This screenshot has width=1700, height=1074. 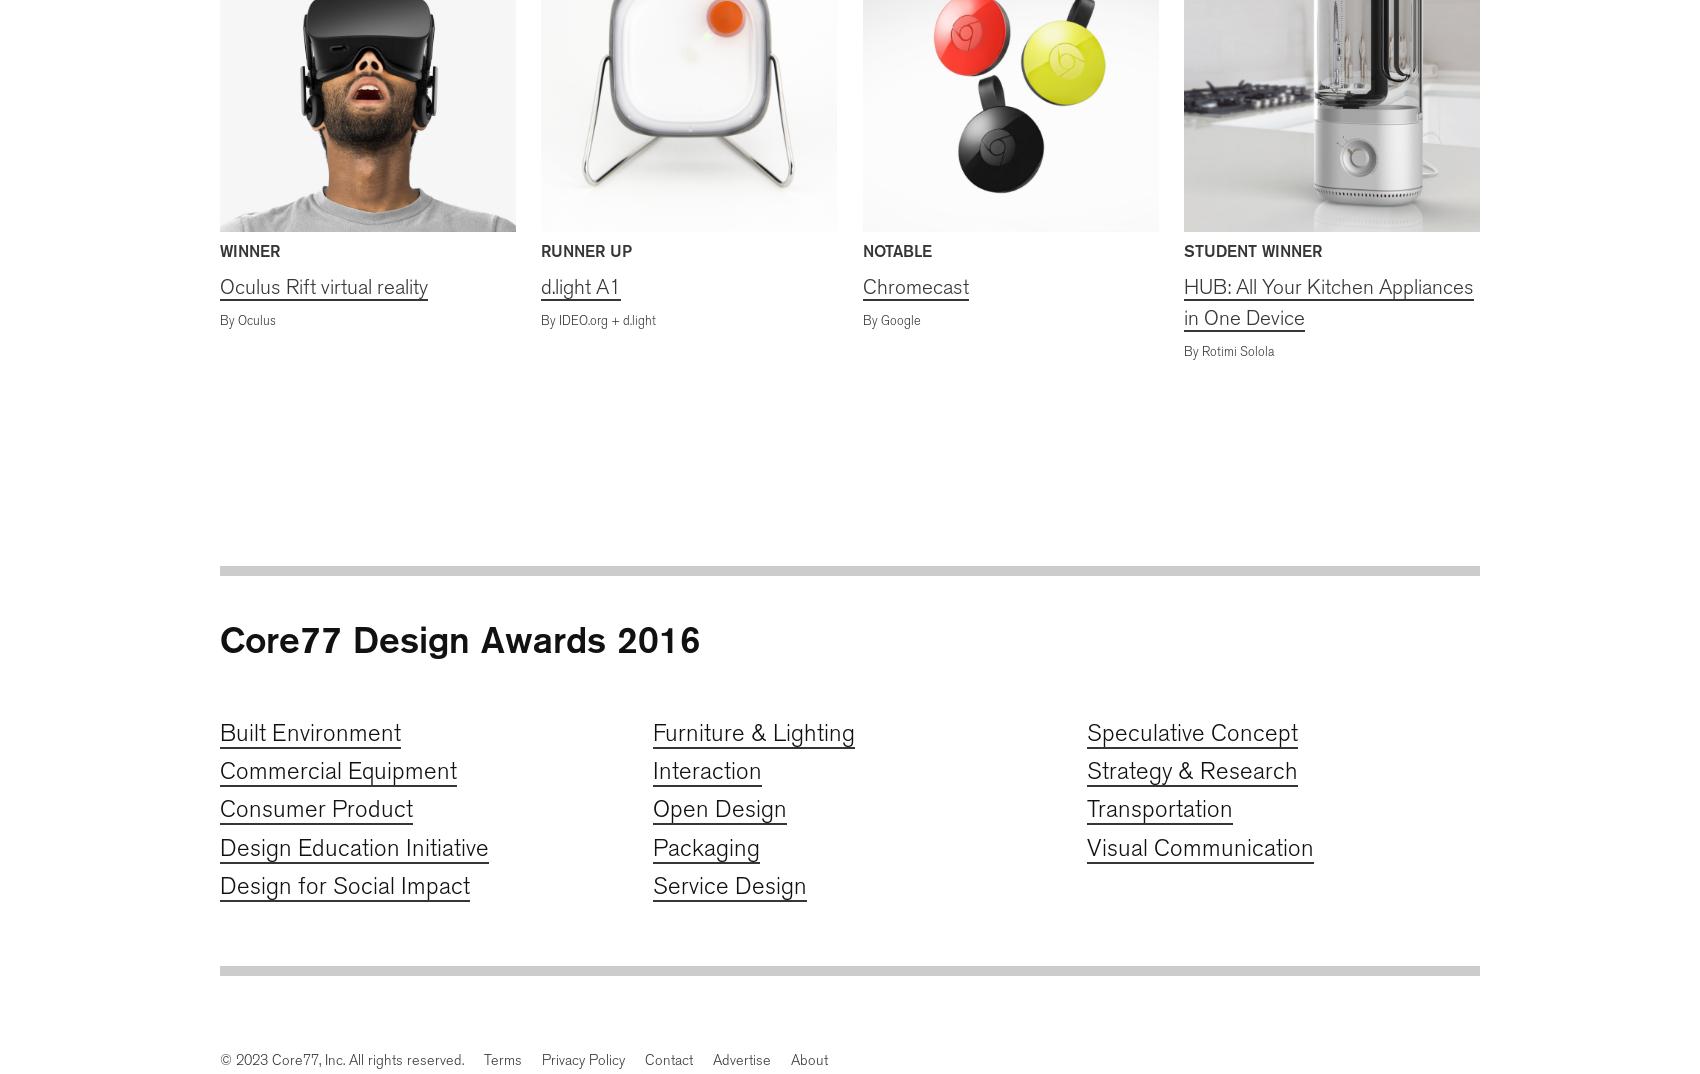 What do you see at coordinates (343, 885) in the screenshot?
I see `'Design for Social Impact'` at bounding box center [343, 885].